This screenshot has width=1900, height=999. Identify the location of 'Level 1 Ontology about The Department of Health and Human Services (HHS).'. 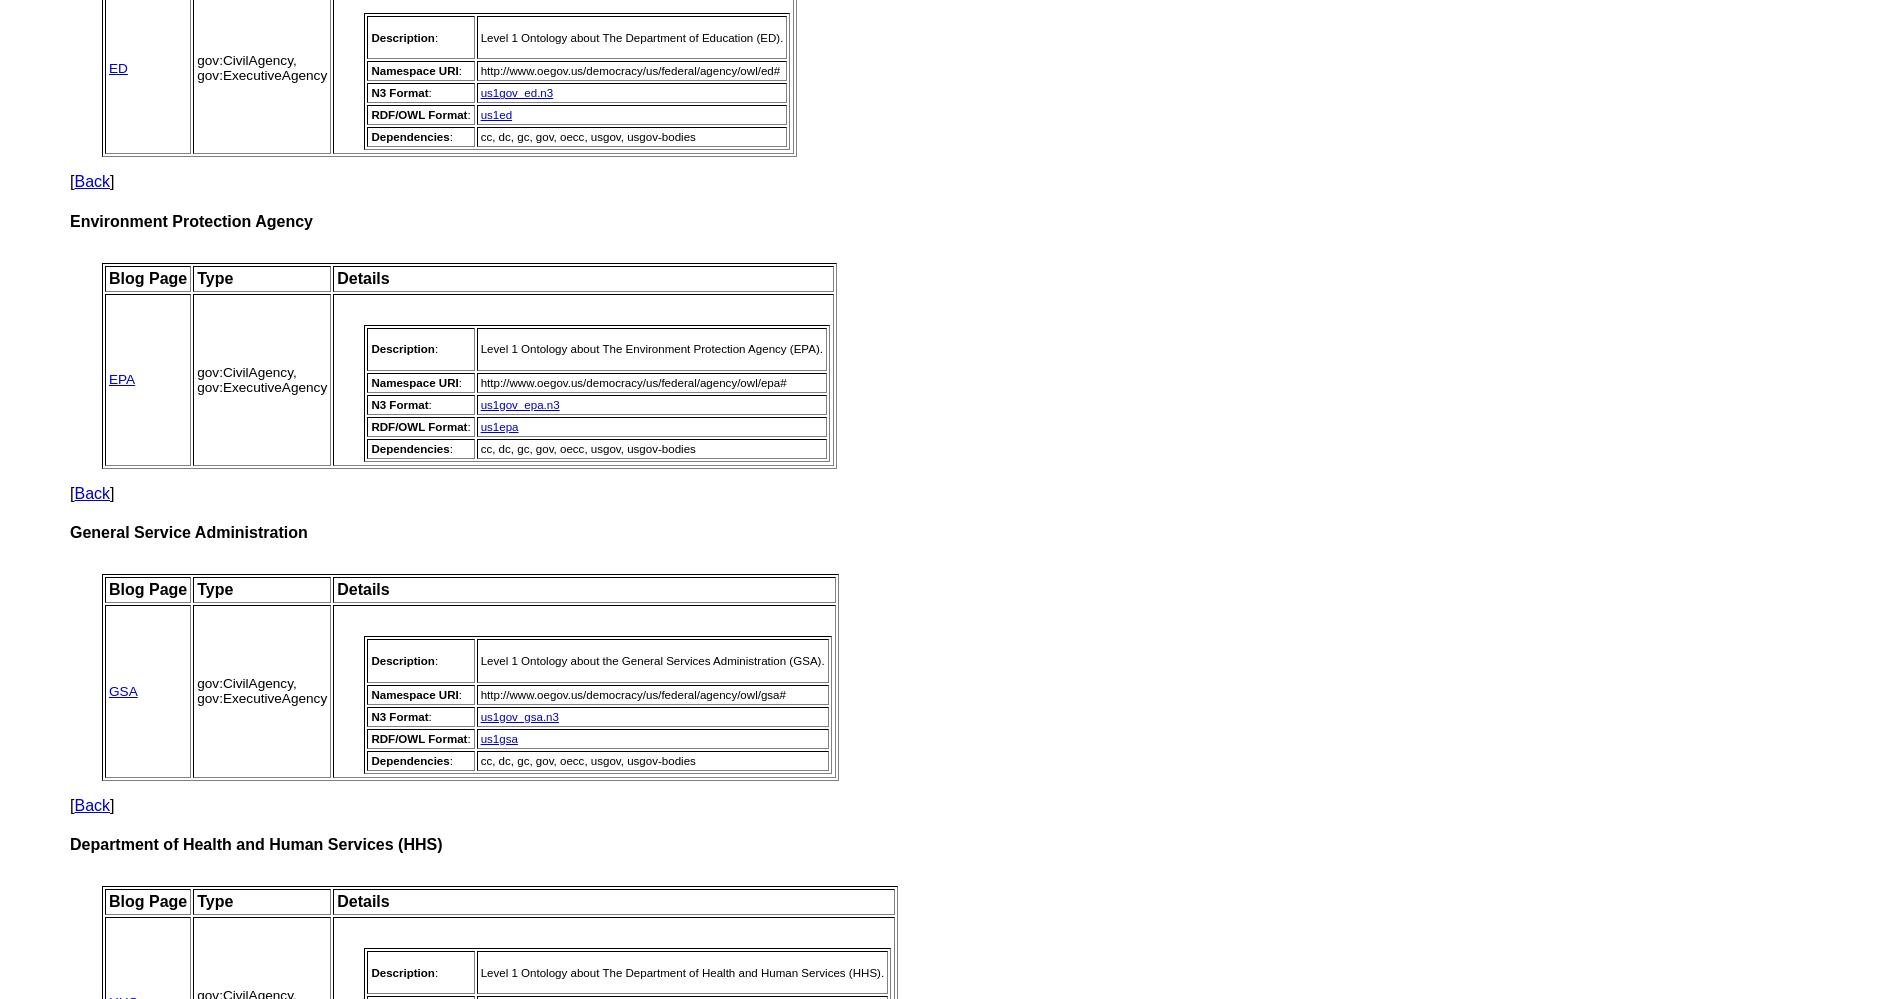
(681, 971).